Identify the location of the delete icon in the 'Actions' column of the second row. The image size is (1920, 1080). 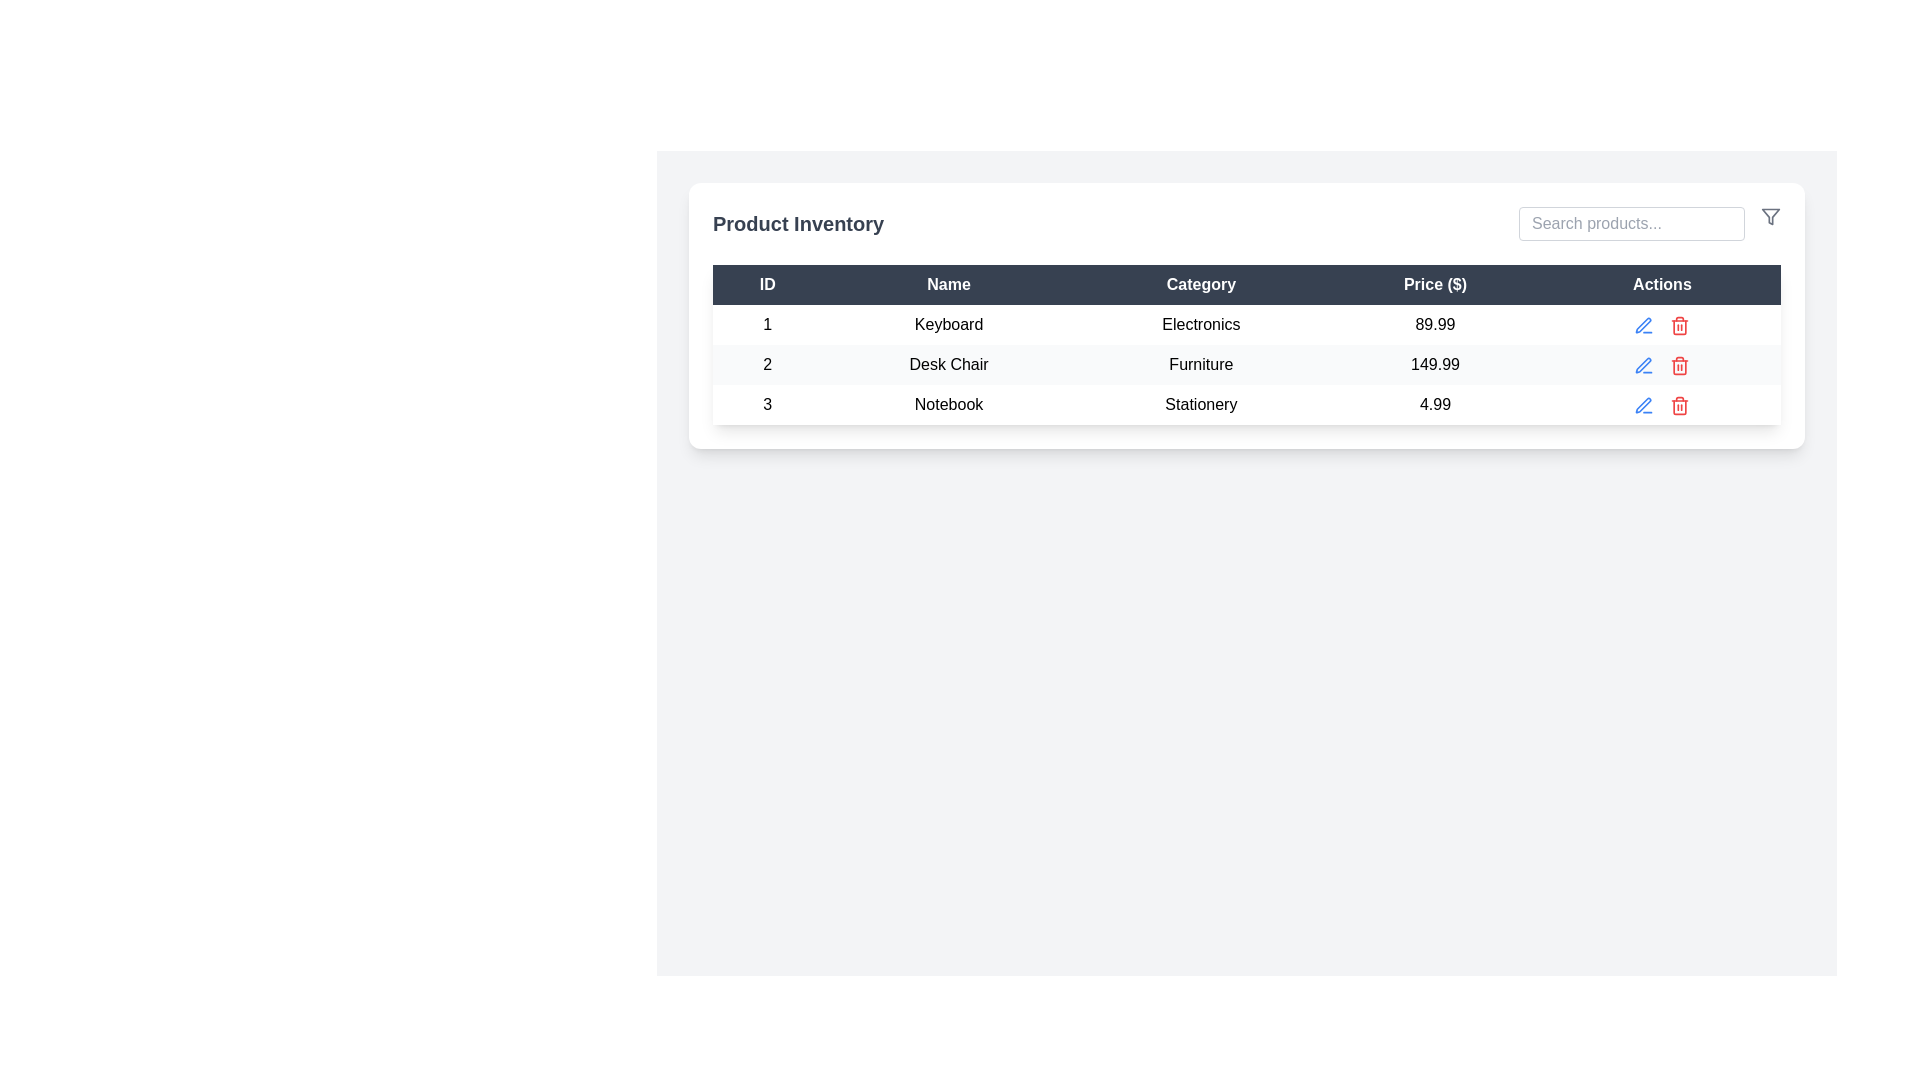
(1680, 365).